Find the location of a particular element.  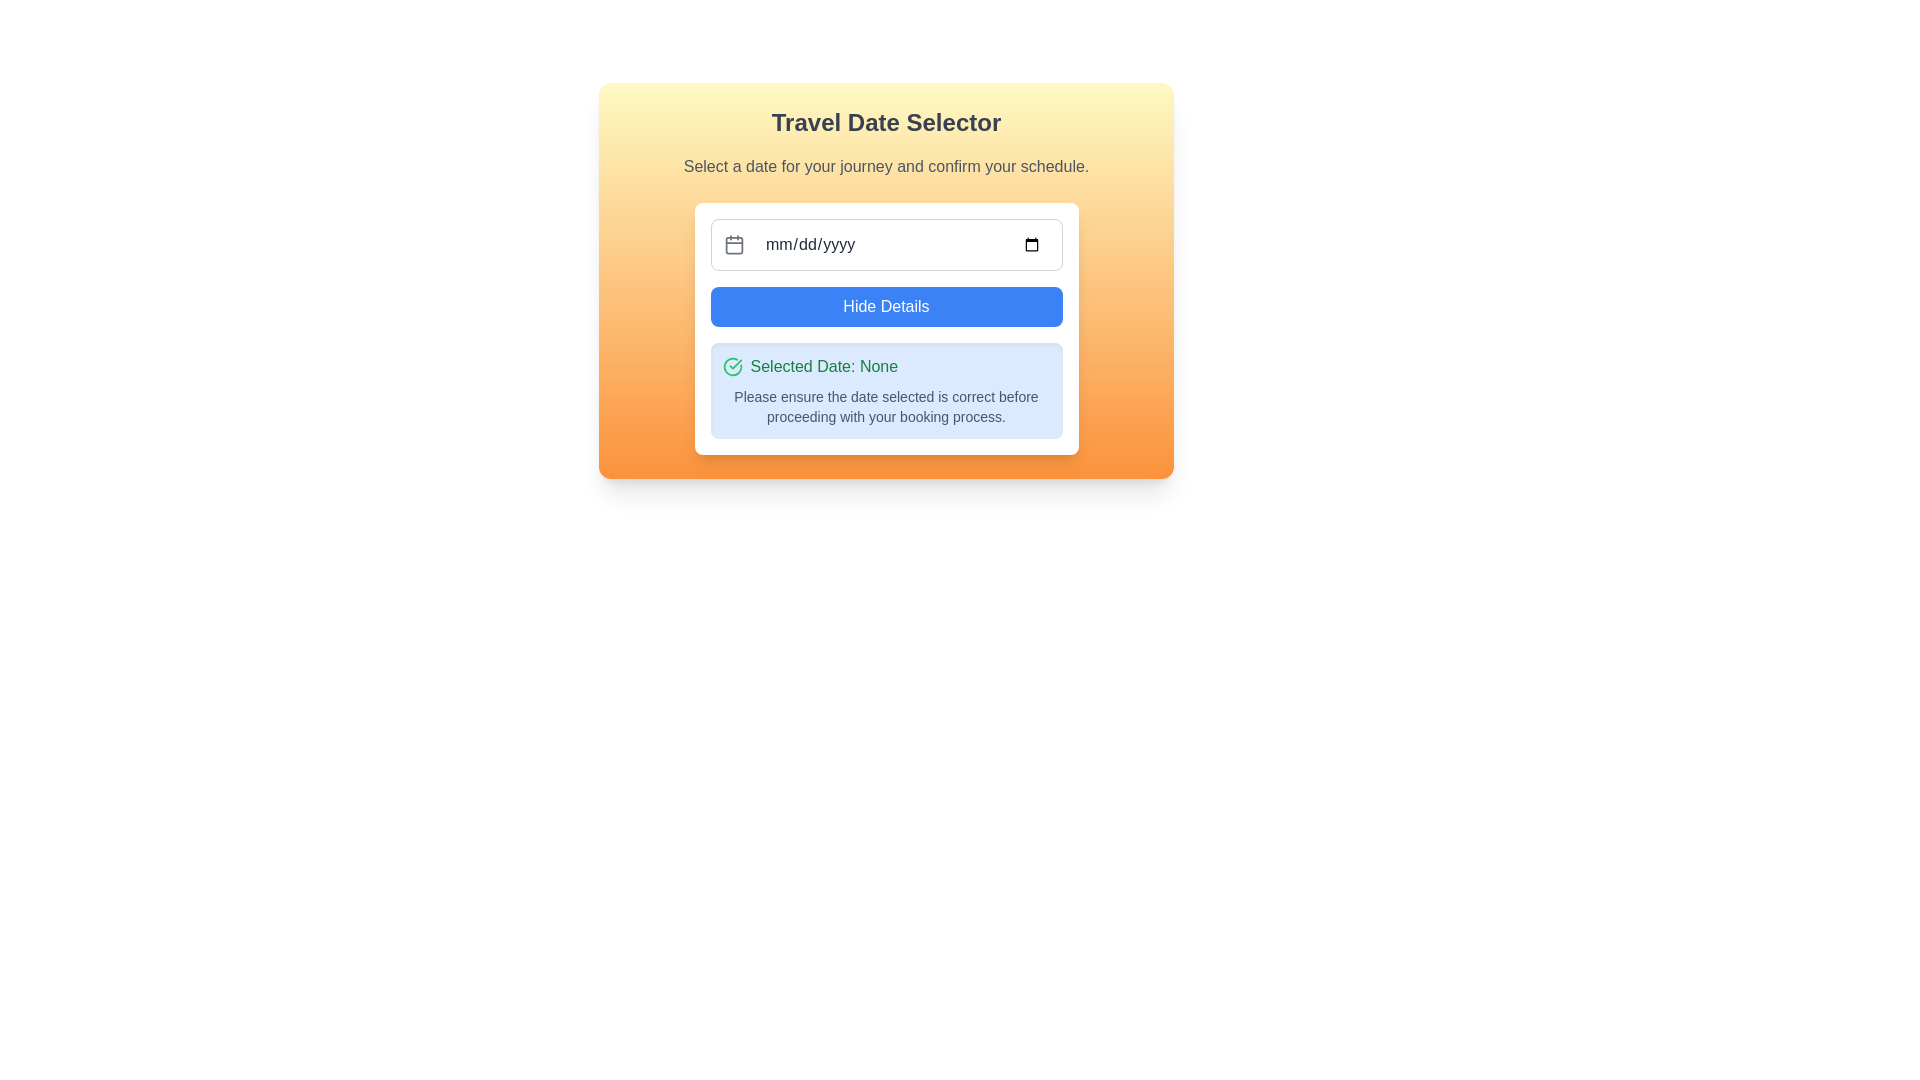

the date selection icon located at the far left of the date input section, which indicates the purpose of the adjacent input field is located at coordinates (733, 244).